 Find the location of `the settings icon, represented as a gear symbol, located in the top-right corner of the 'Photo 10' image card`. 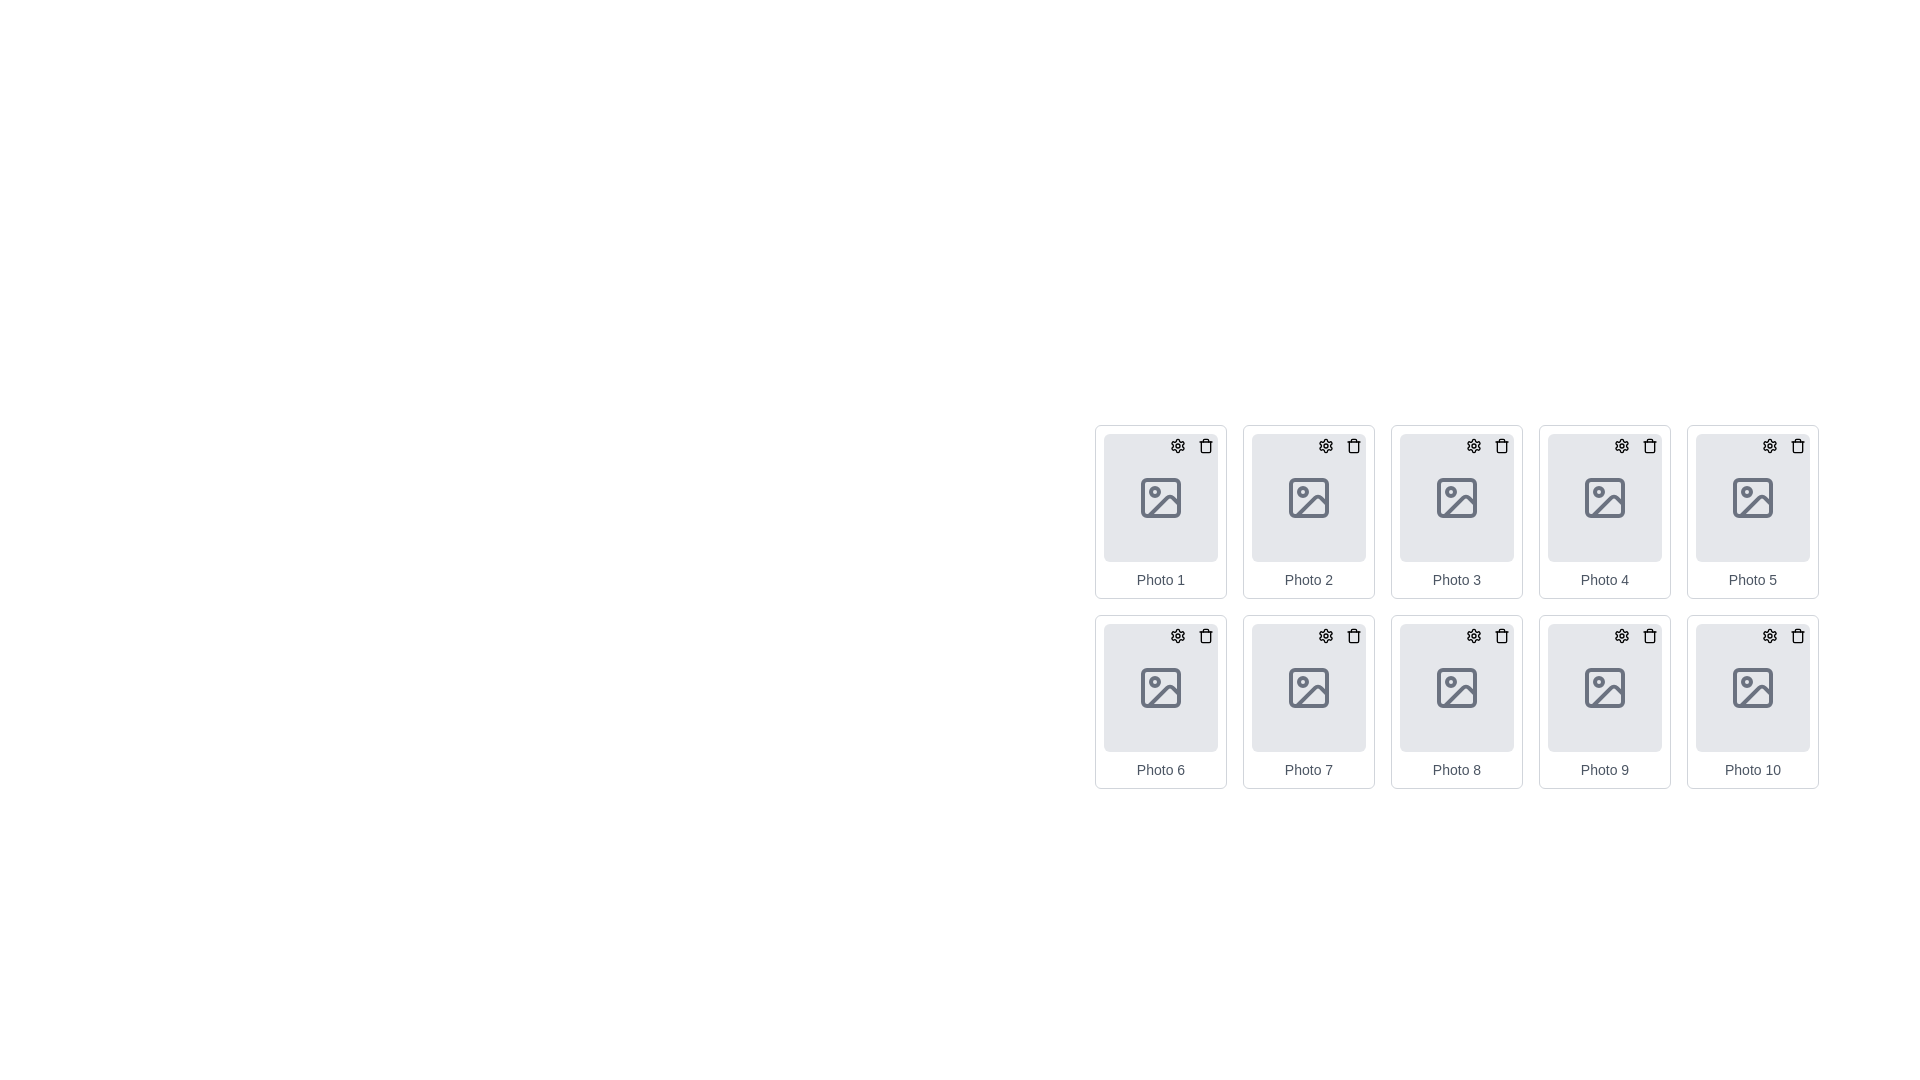

the settings icon, represented as a gear symbol, located in the top-right corner of the 'Photo 10' image card is located at coordinates (1770, 636).